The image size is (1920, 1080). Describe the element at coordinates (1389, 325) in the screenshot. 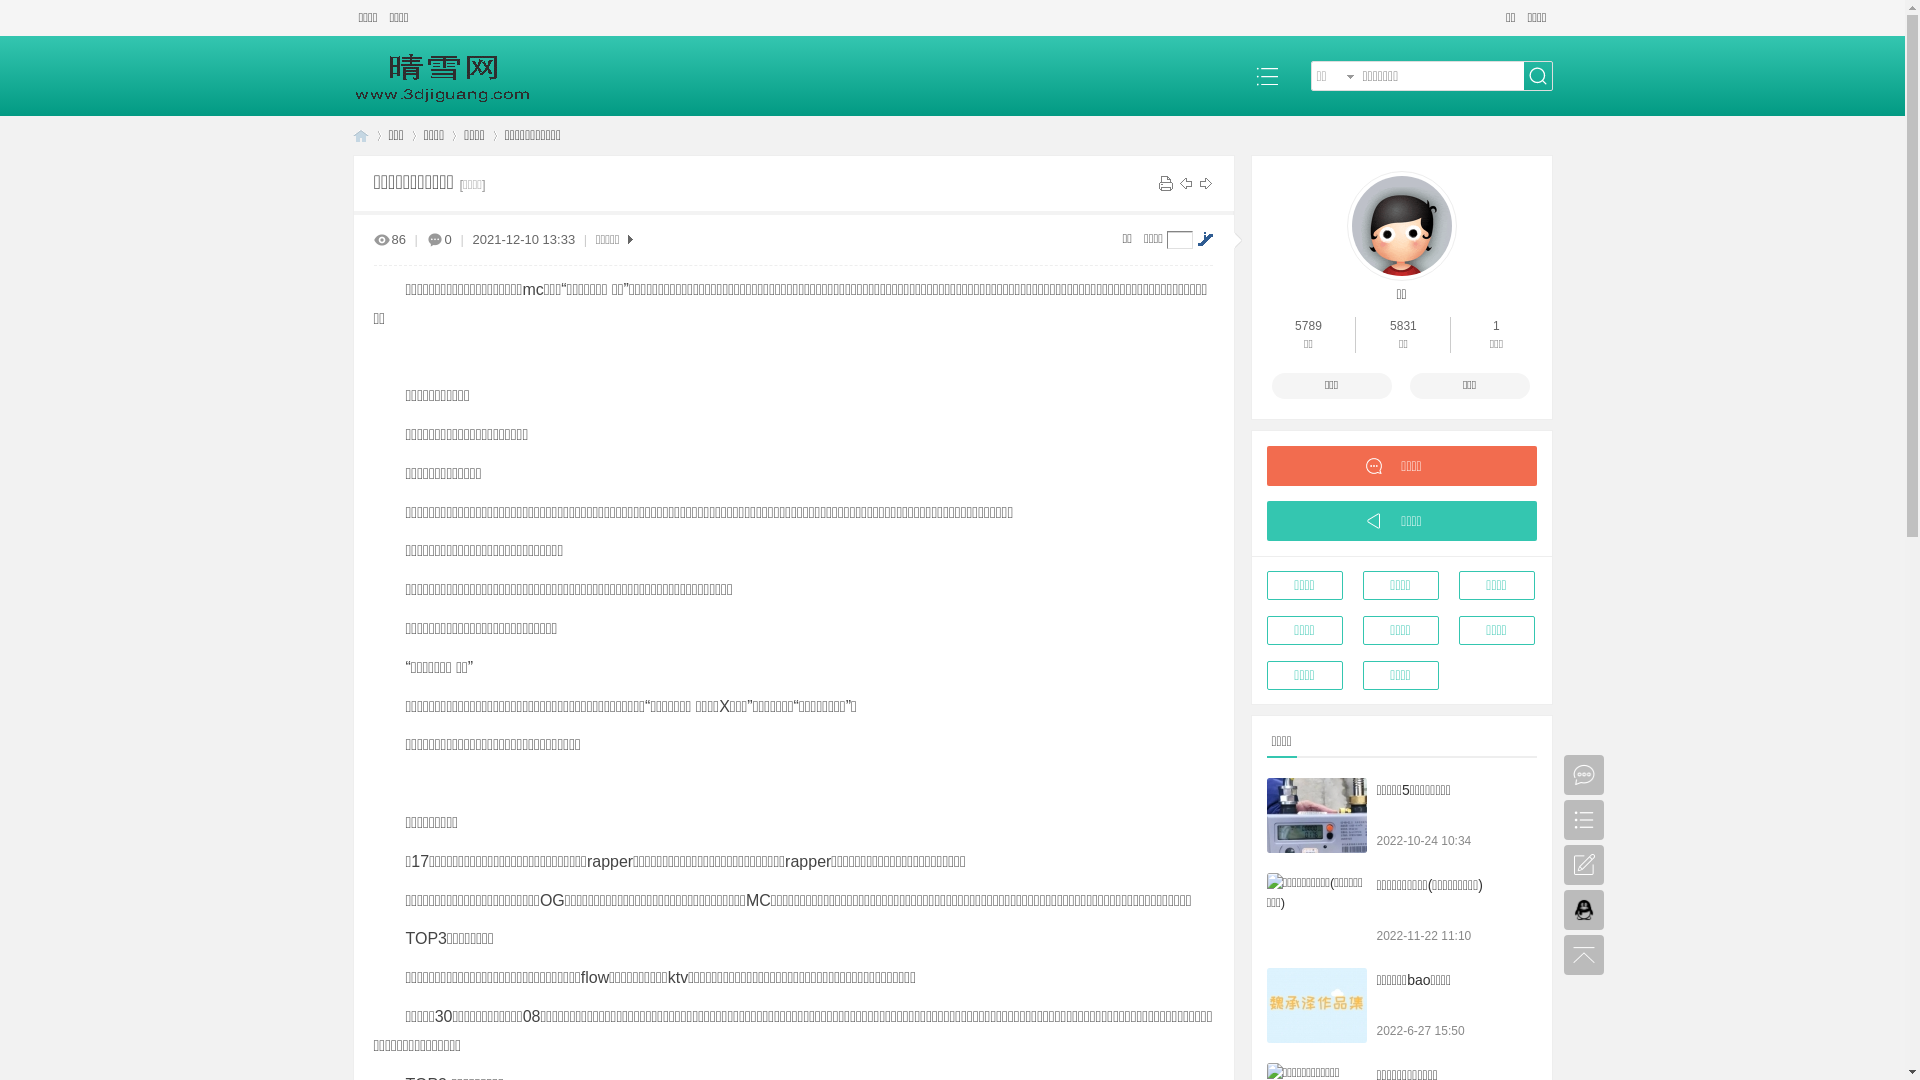

I see `'5831'` at that location.